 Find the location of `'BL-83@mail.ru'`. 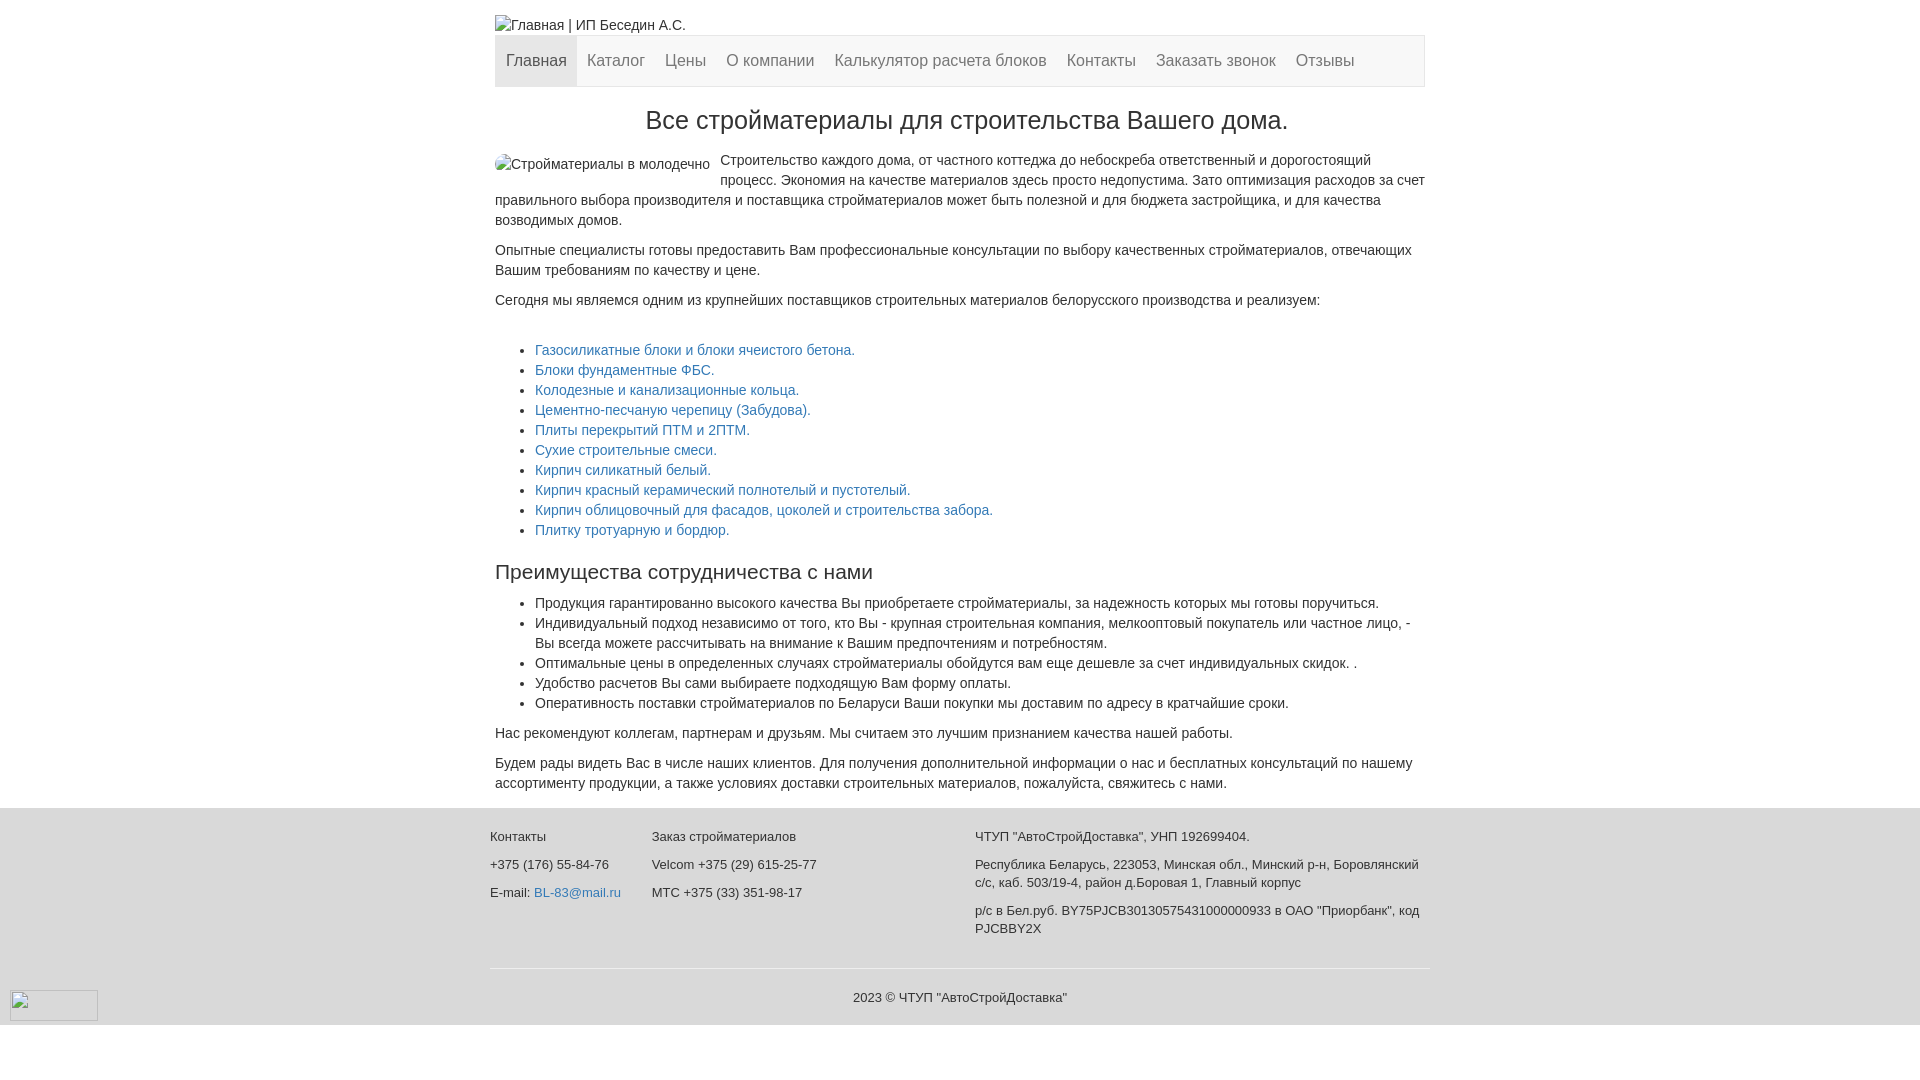

'BL-83@mail.ru' is located at coordinates (533, 891).